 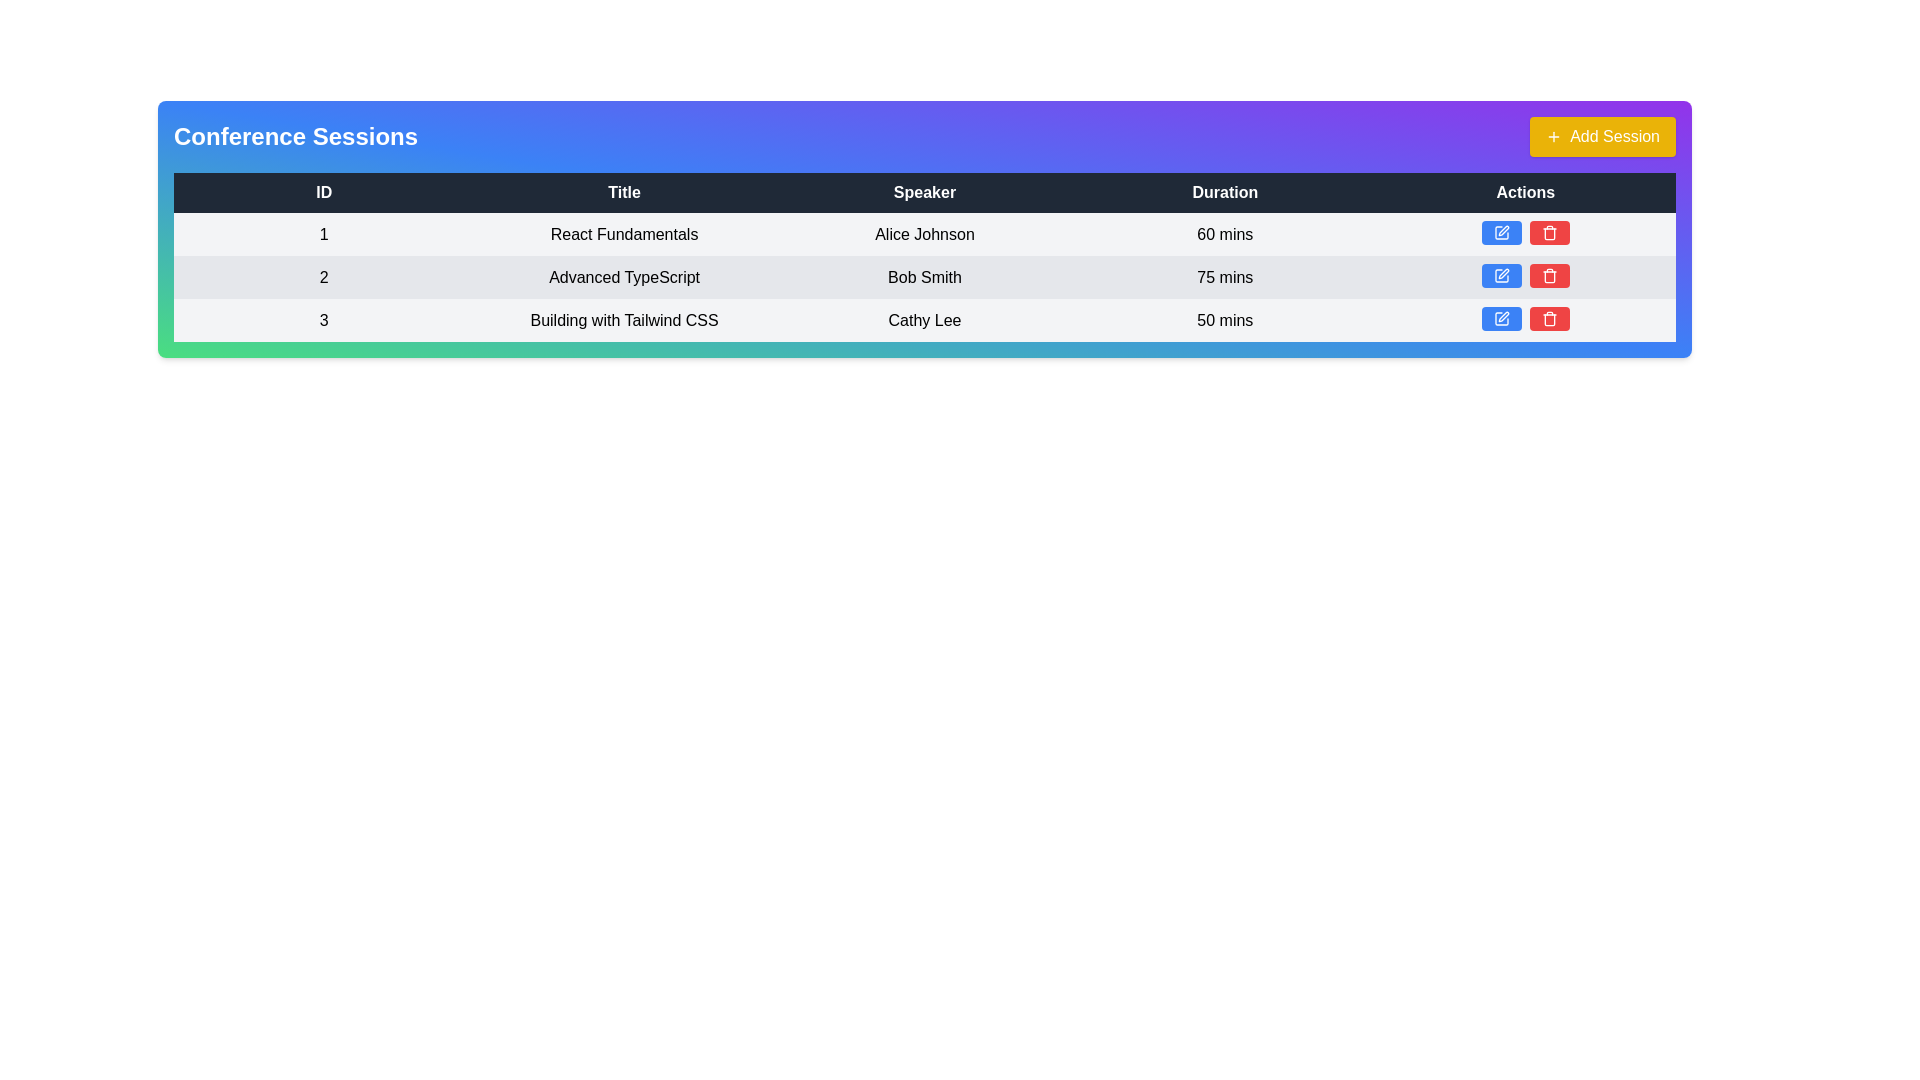 I want to click on displayed text 'Cathy Lee' which is bolded and centered in the third row under the 'Speaker' column of the table, so click(x=924, y=319).